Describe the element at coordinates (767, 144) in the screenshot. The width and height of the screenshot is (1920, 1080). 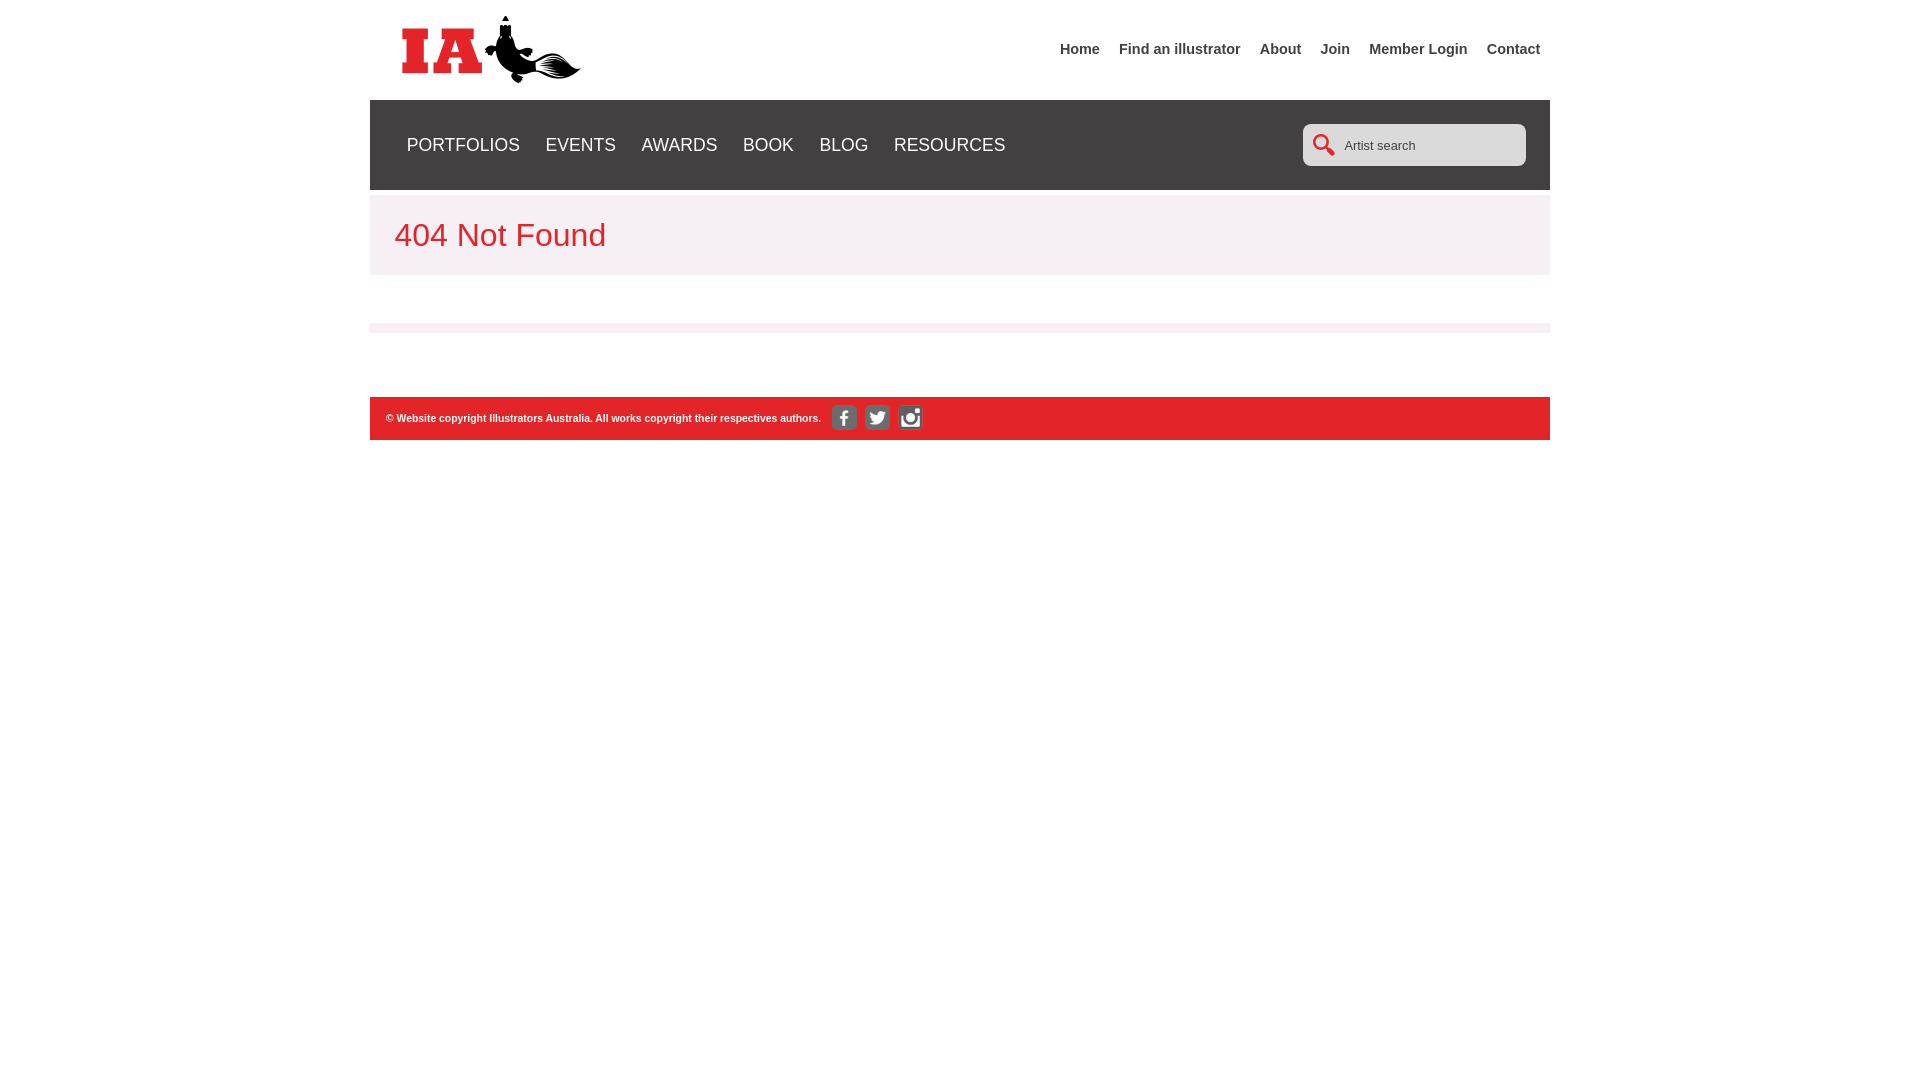
I see `'BOOK'` at that location.